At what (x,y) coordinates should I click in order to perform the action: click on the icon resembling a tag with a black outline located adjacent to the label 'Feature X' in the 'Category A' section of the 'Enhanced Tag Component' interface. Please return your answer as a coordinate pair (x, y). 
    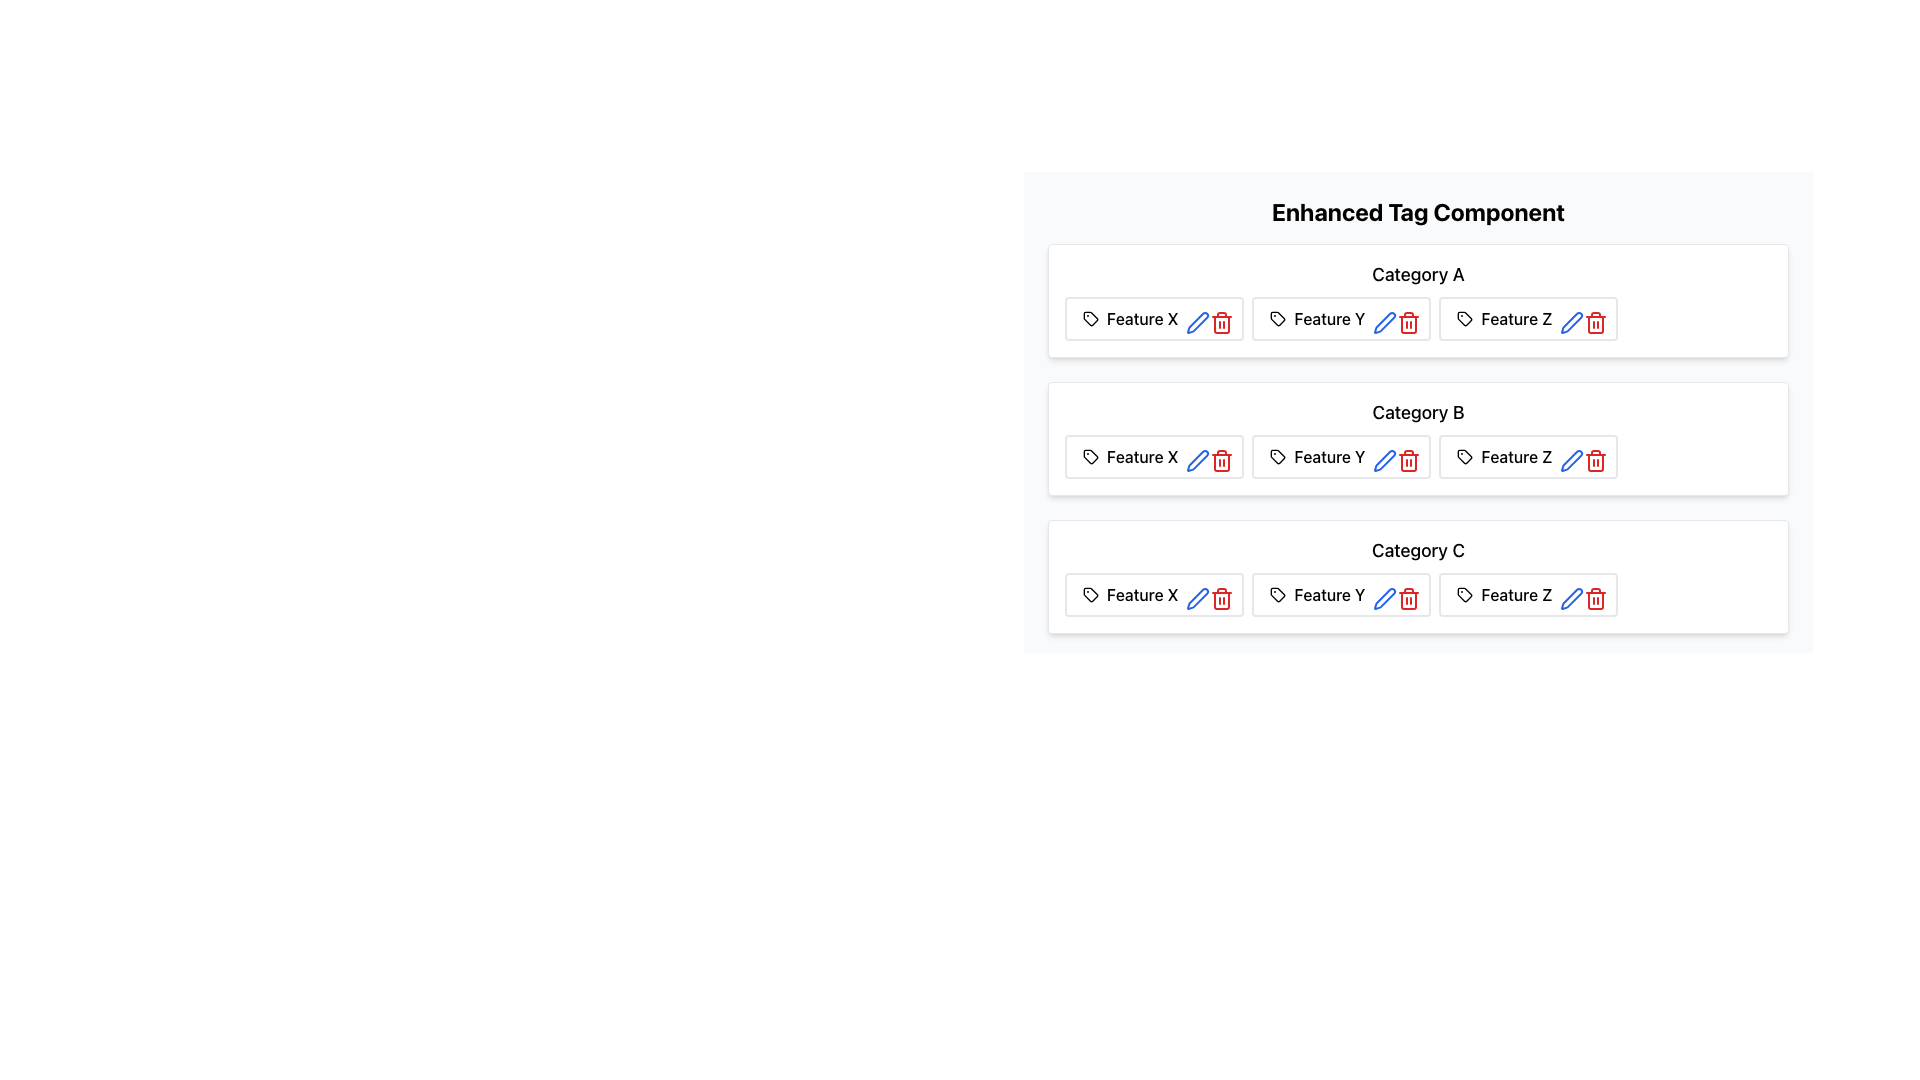
    Looking at the image, I should click on (1089, 318).